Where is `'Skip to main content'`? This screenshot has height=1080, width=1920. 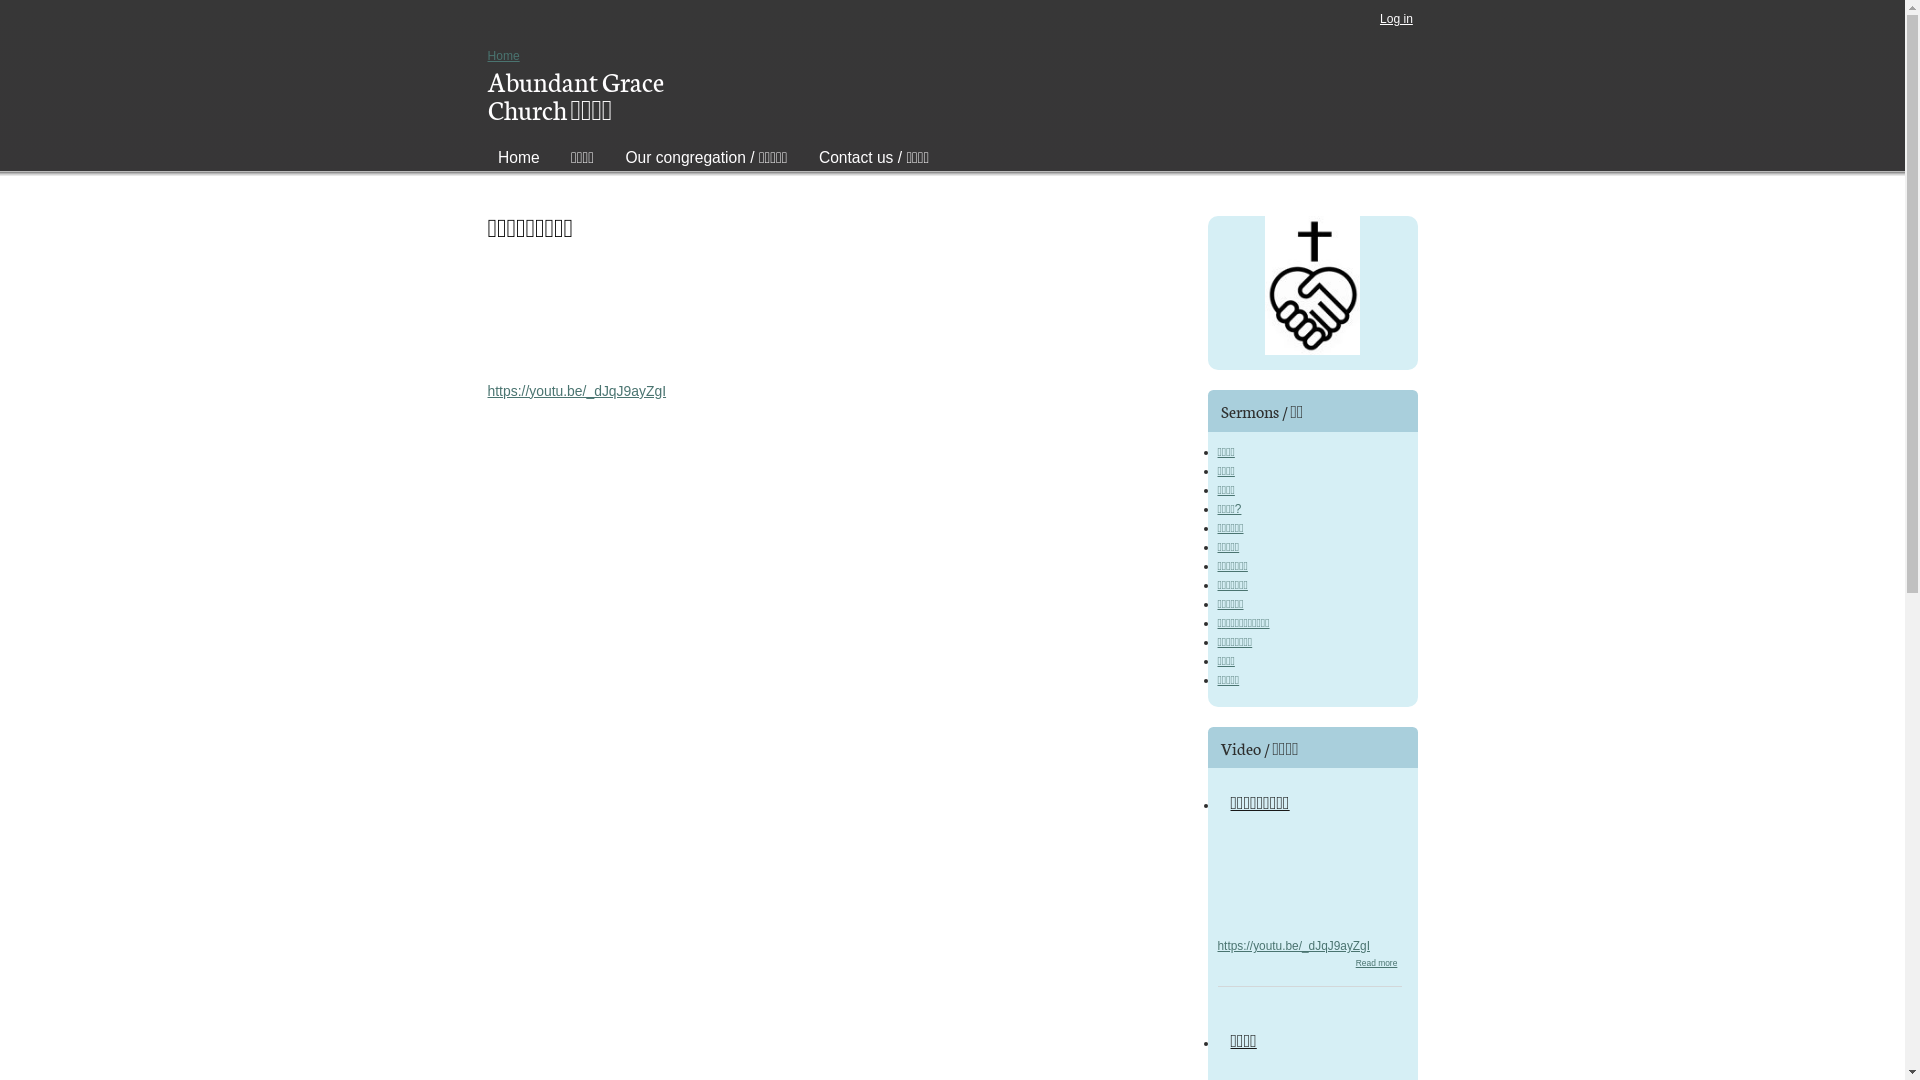
'Skip to main content' is located at coordinates (951, 2).